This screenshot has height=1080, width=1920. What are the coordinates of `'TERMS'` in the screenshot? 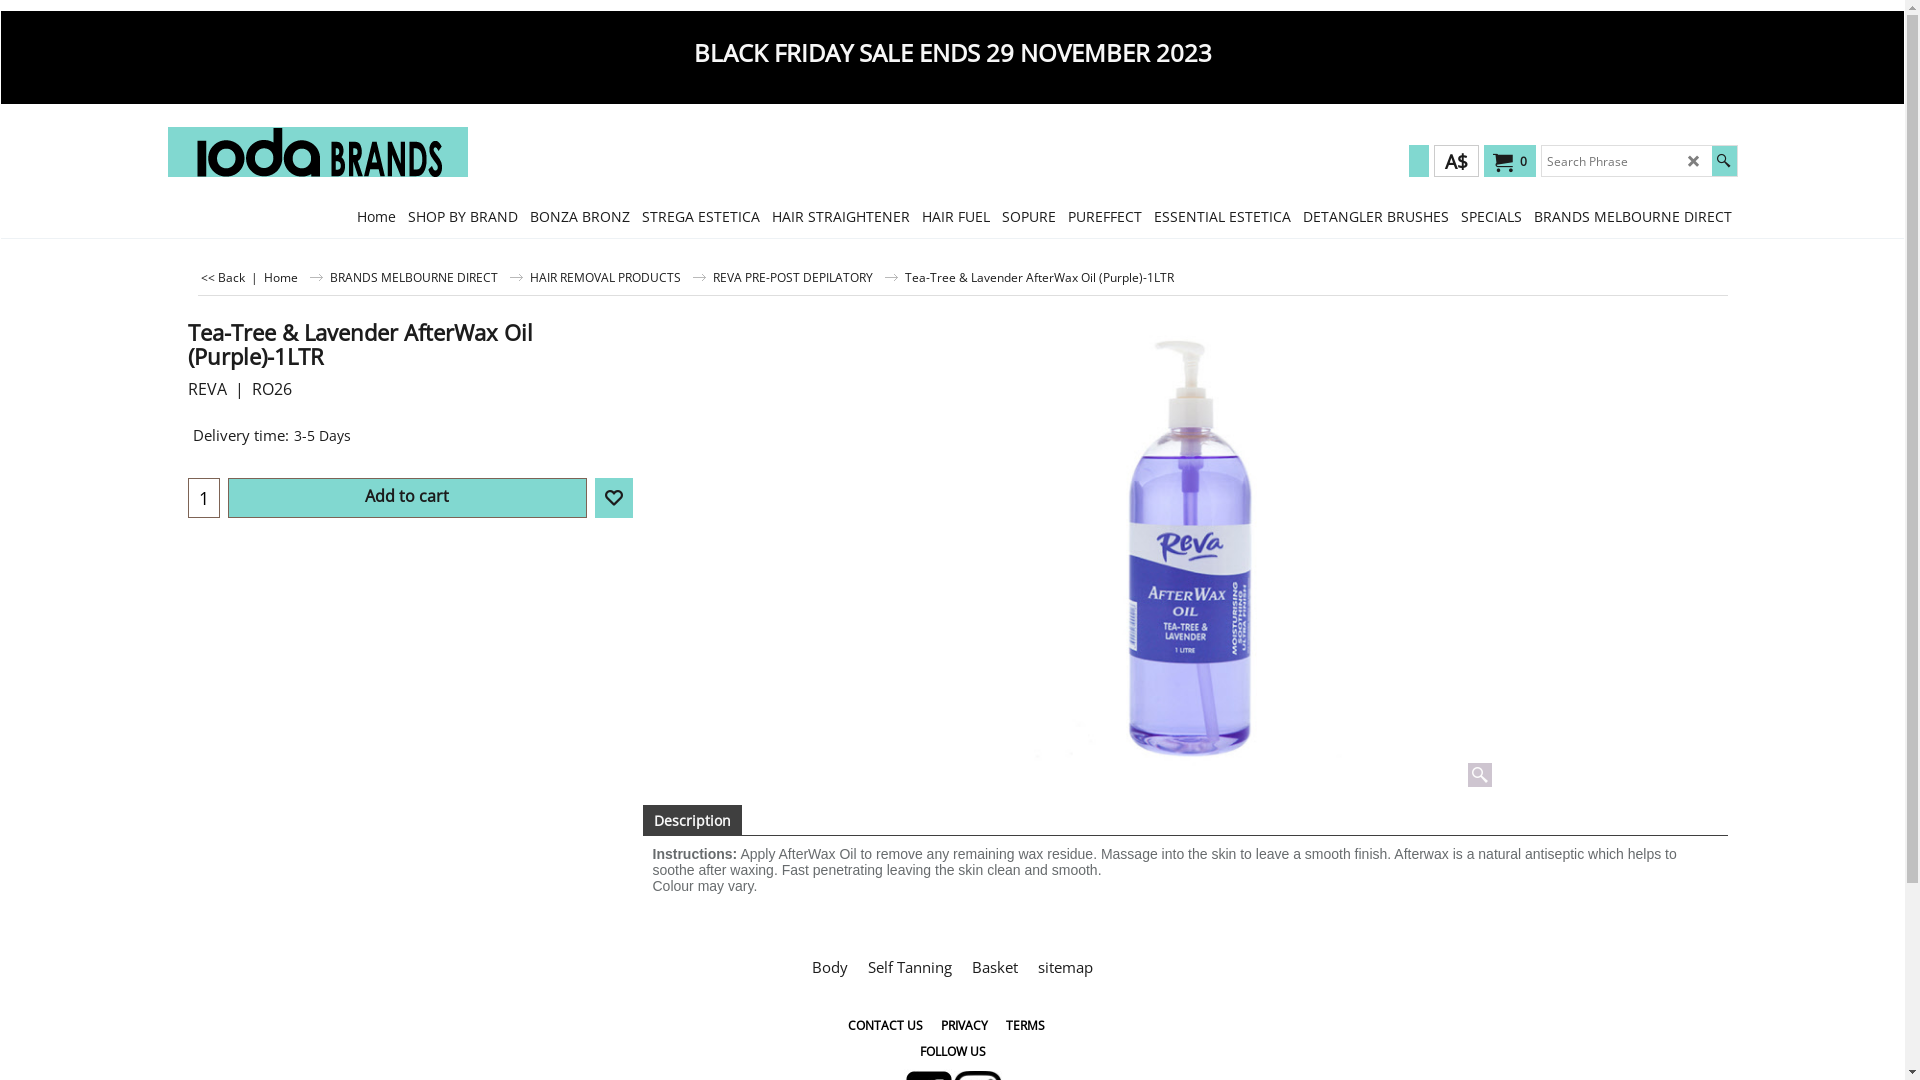 It's located at (1025, 1025).